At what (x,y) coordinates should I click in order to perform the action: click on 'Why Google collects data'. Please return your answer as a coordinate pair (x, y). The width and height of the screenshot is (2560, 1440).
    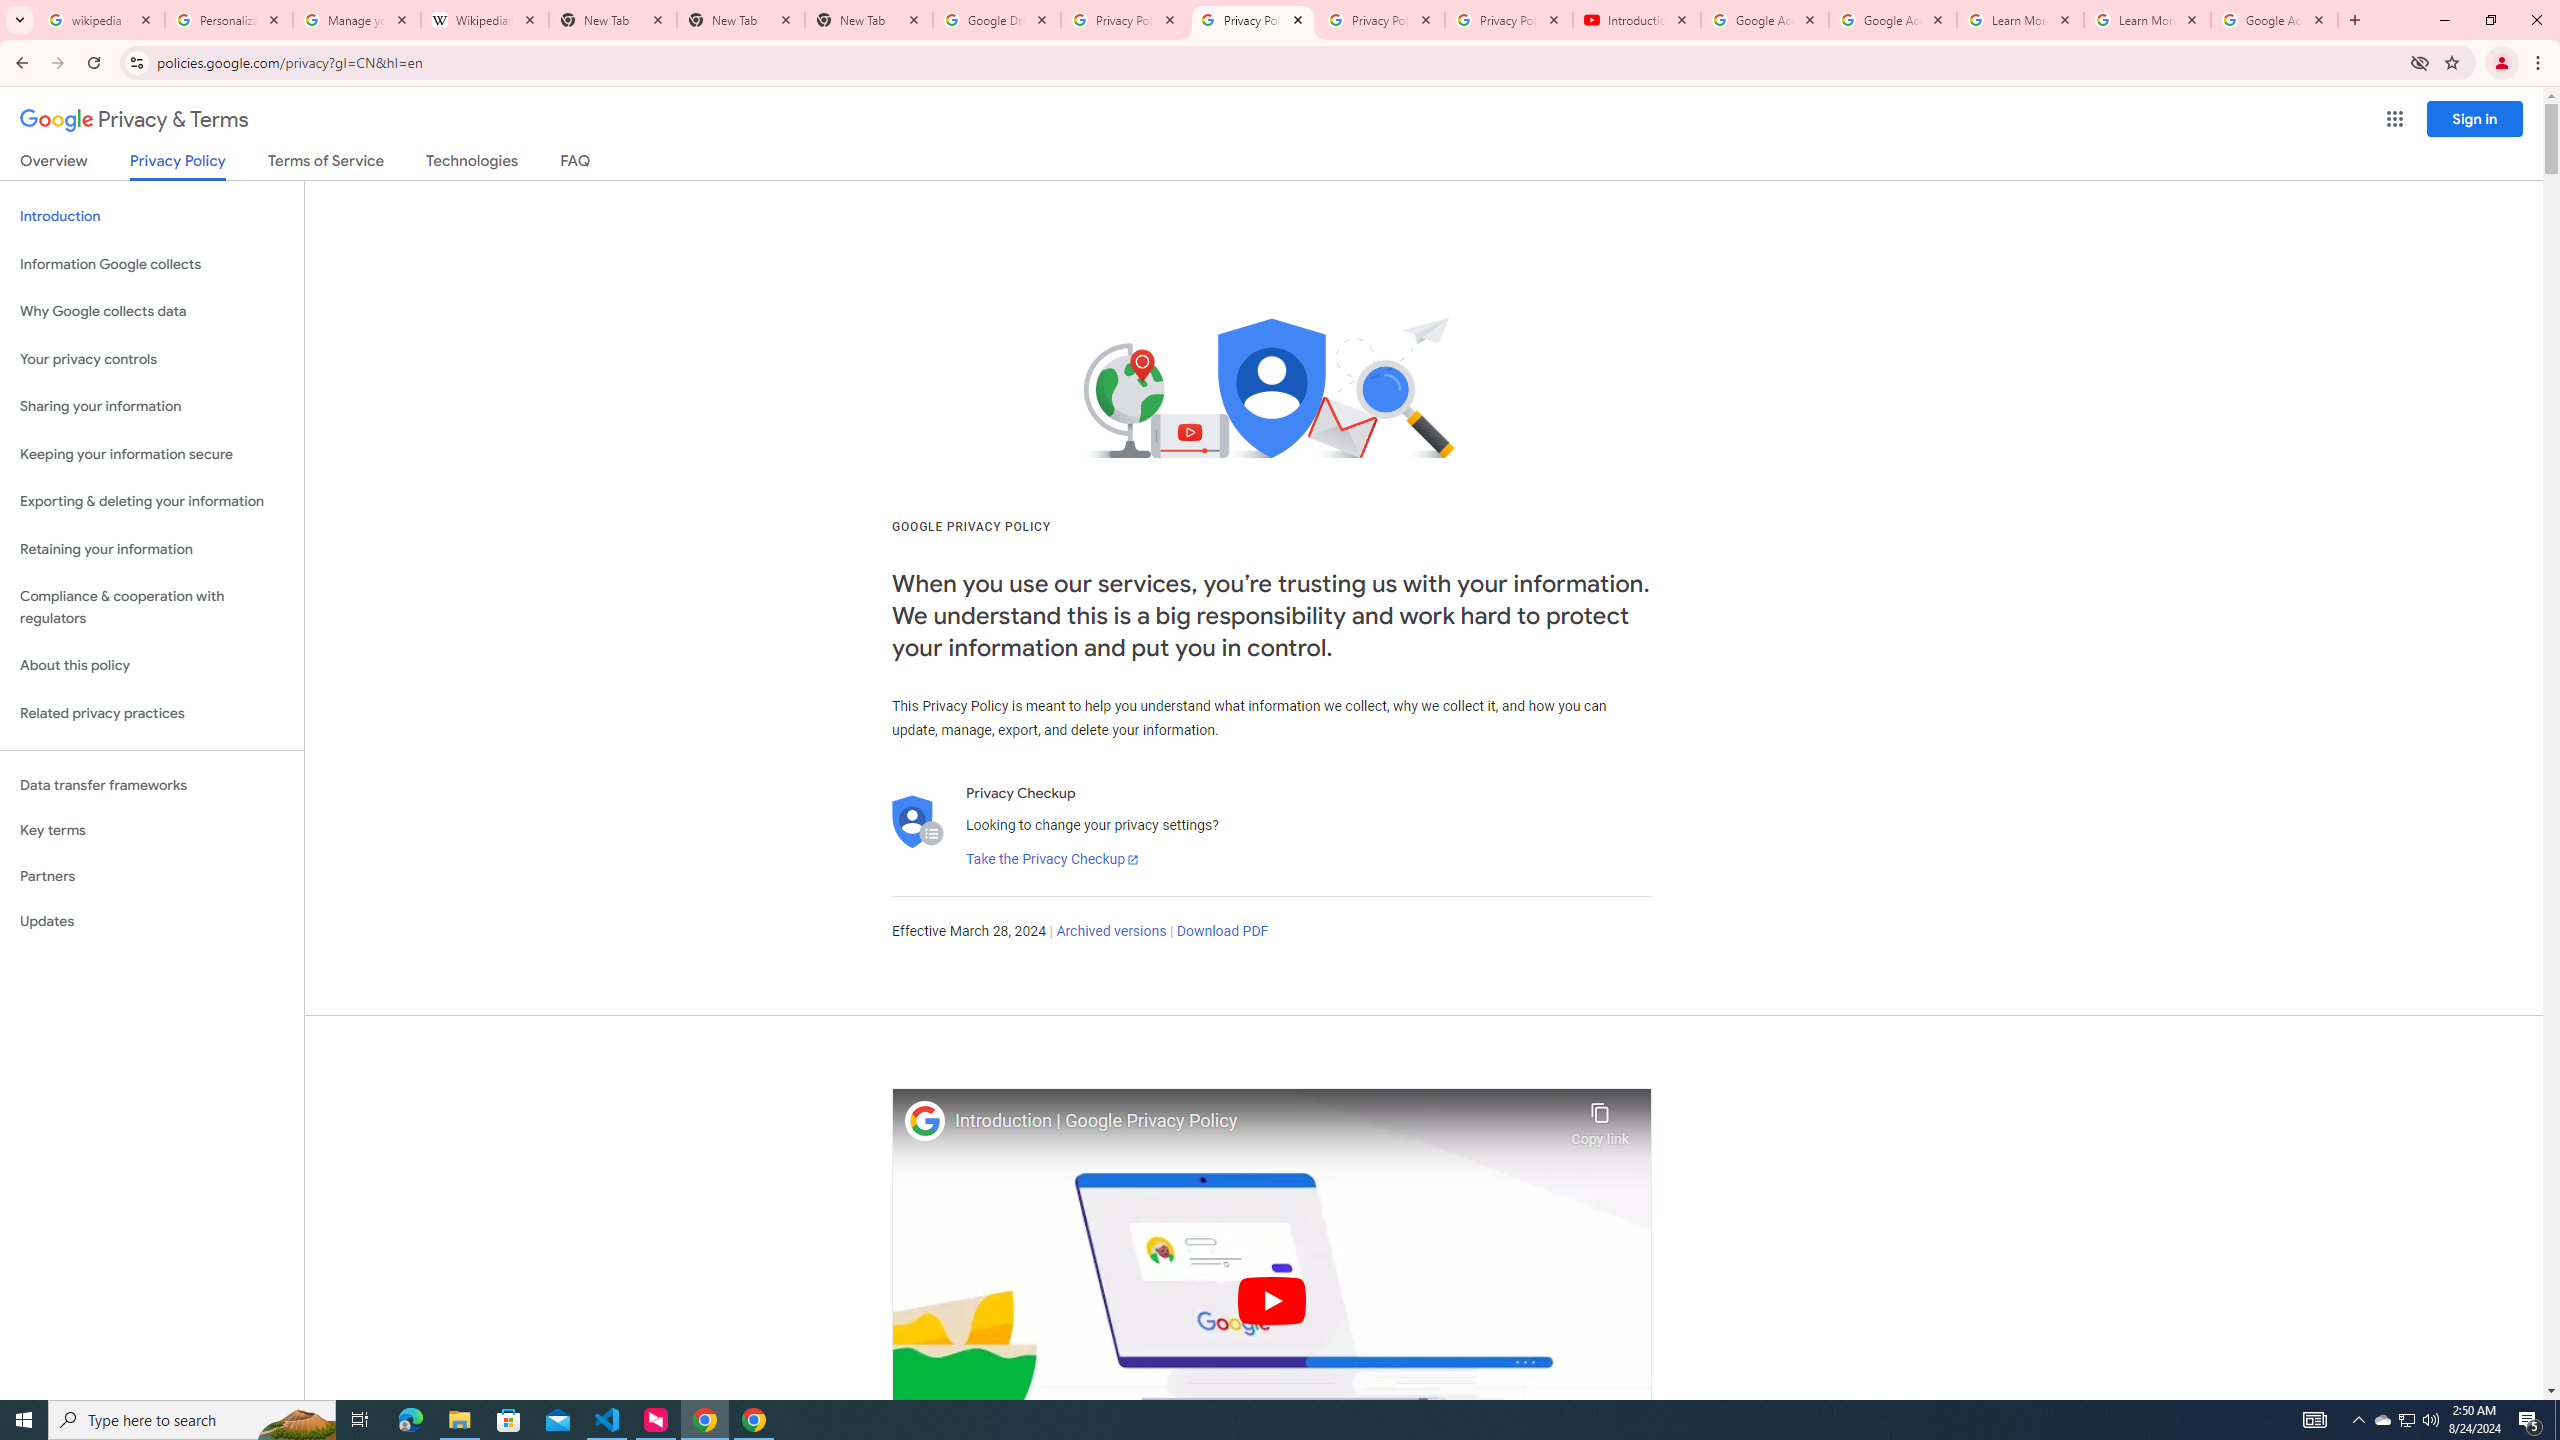
    Looking at the image, I should click on (151, 310).